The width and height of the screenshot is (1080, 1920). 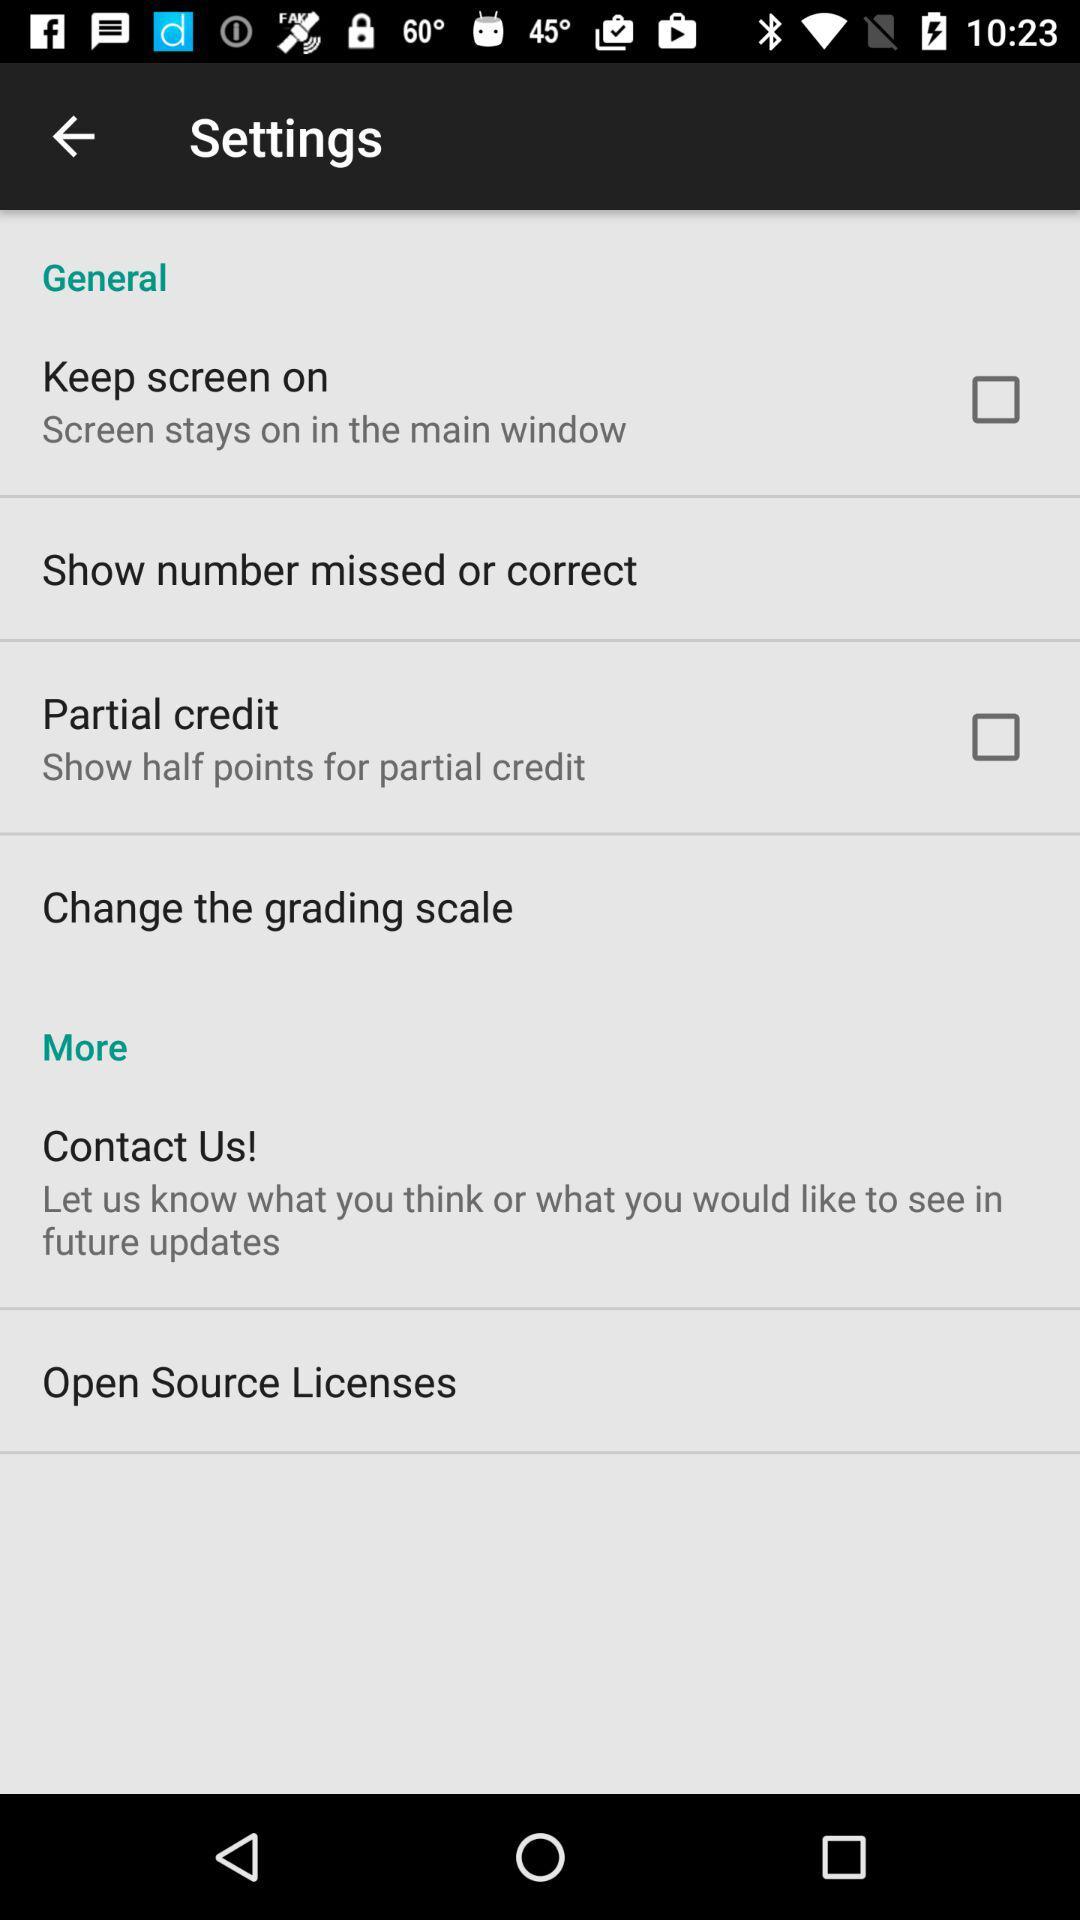 I want to click on open source licenses item, so click(x=248, y=1379).